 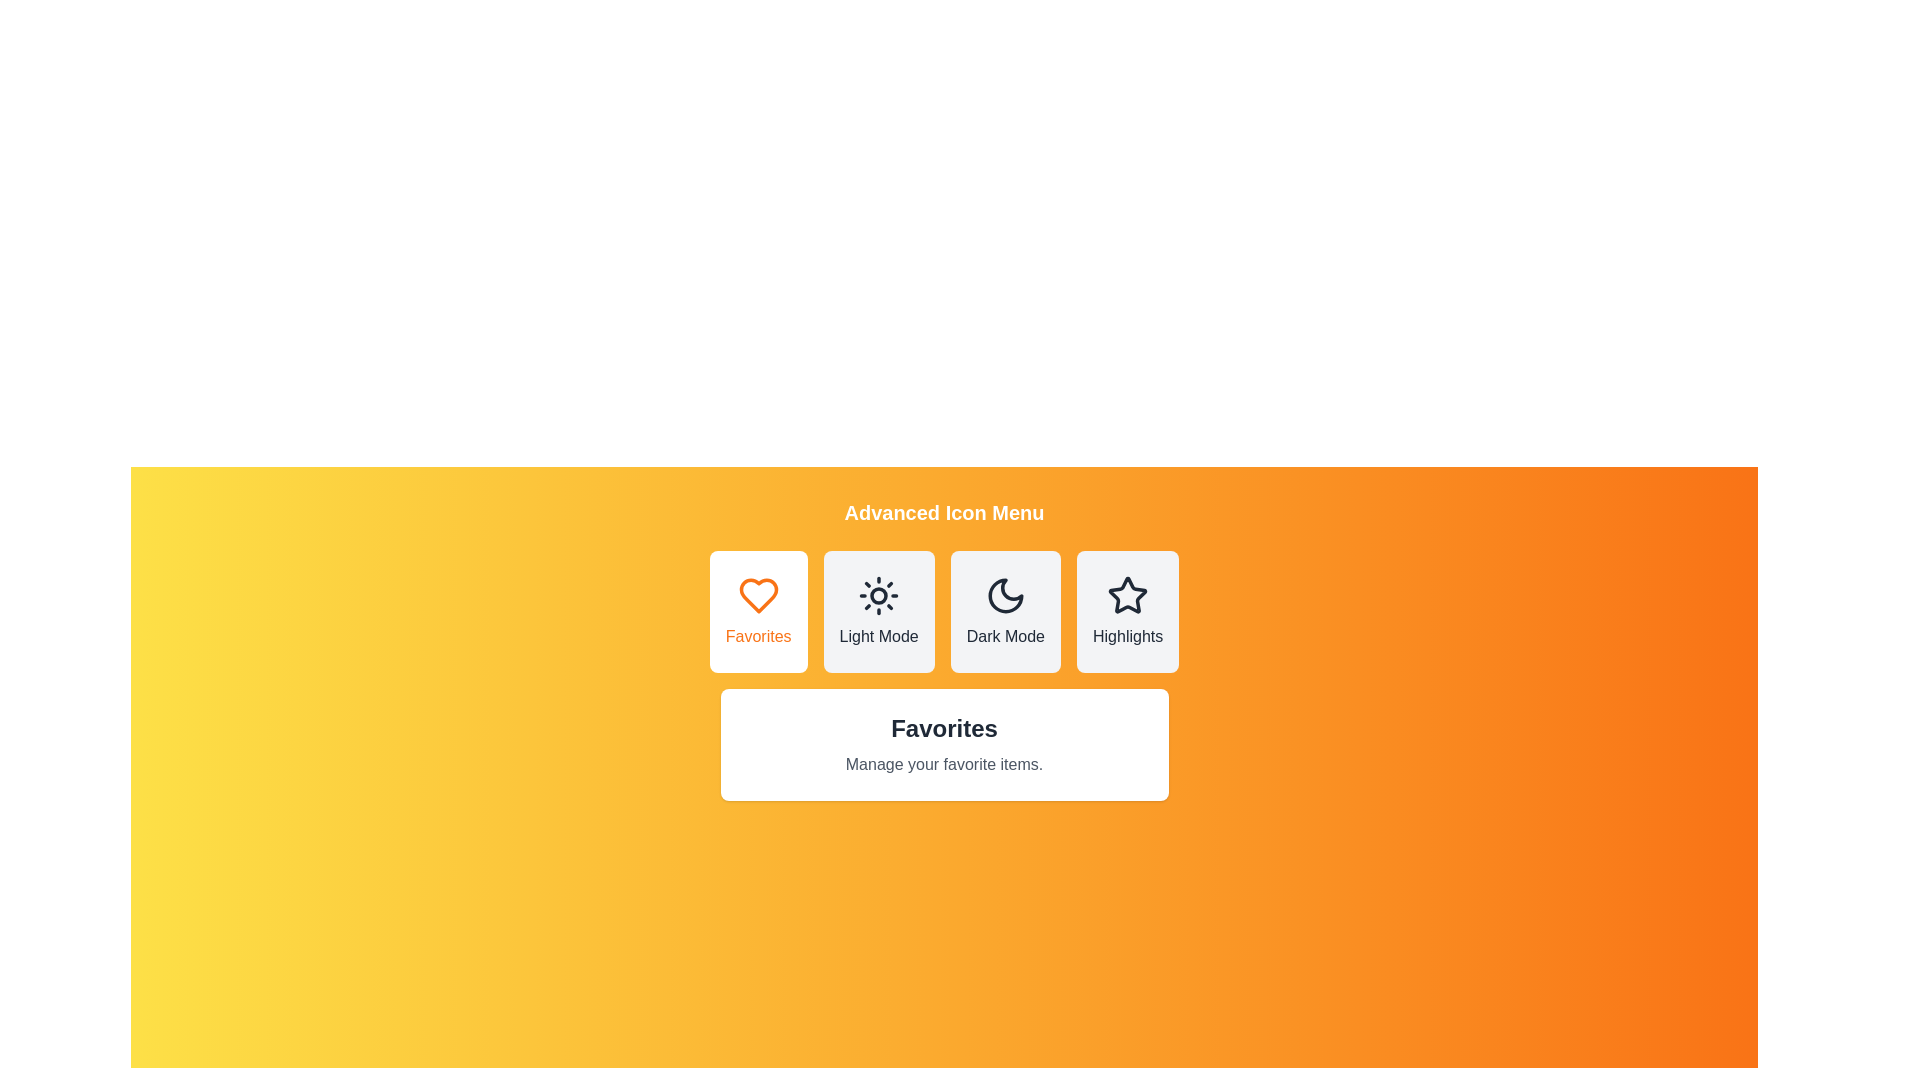 What do you see at coordinates (943, 764) in the screenshot?
I see `the text label that says 'Manage your favorite items.' which is styled in gray and located beneath the heading 'Favorites.'` at bounding box center [943, 764].